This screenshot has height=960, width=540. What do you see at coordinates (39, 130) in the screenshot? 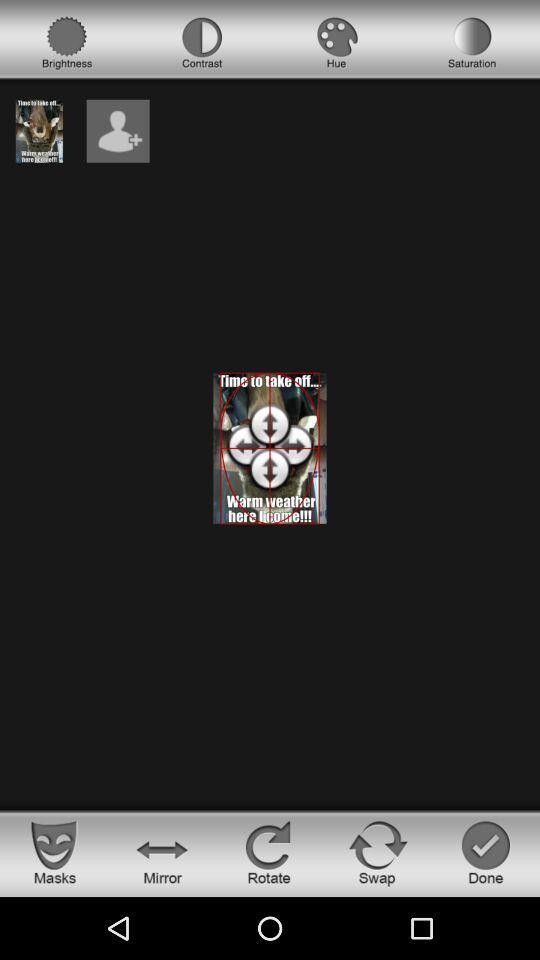
I see `photo` at bounding box center [39, 130].